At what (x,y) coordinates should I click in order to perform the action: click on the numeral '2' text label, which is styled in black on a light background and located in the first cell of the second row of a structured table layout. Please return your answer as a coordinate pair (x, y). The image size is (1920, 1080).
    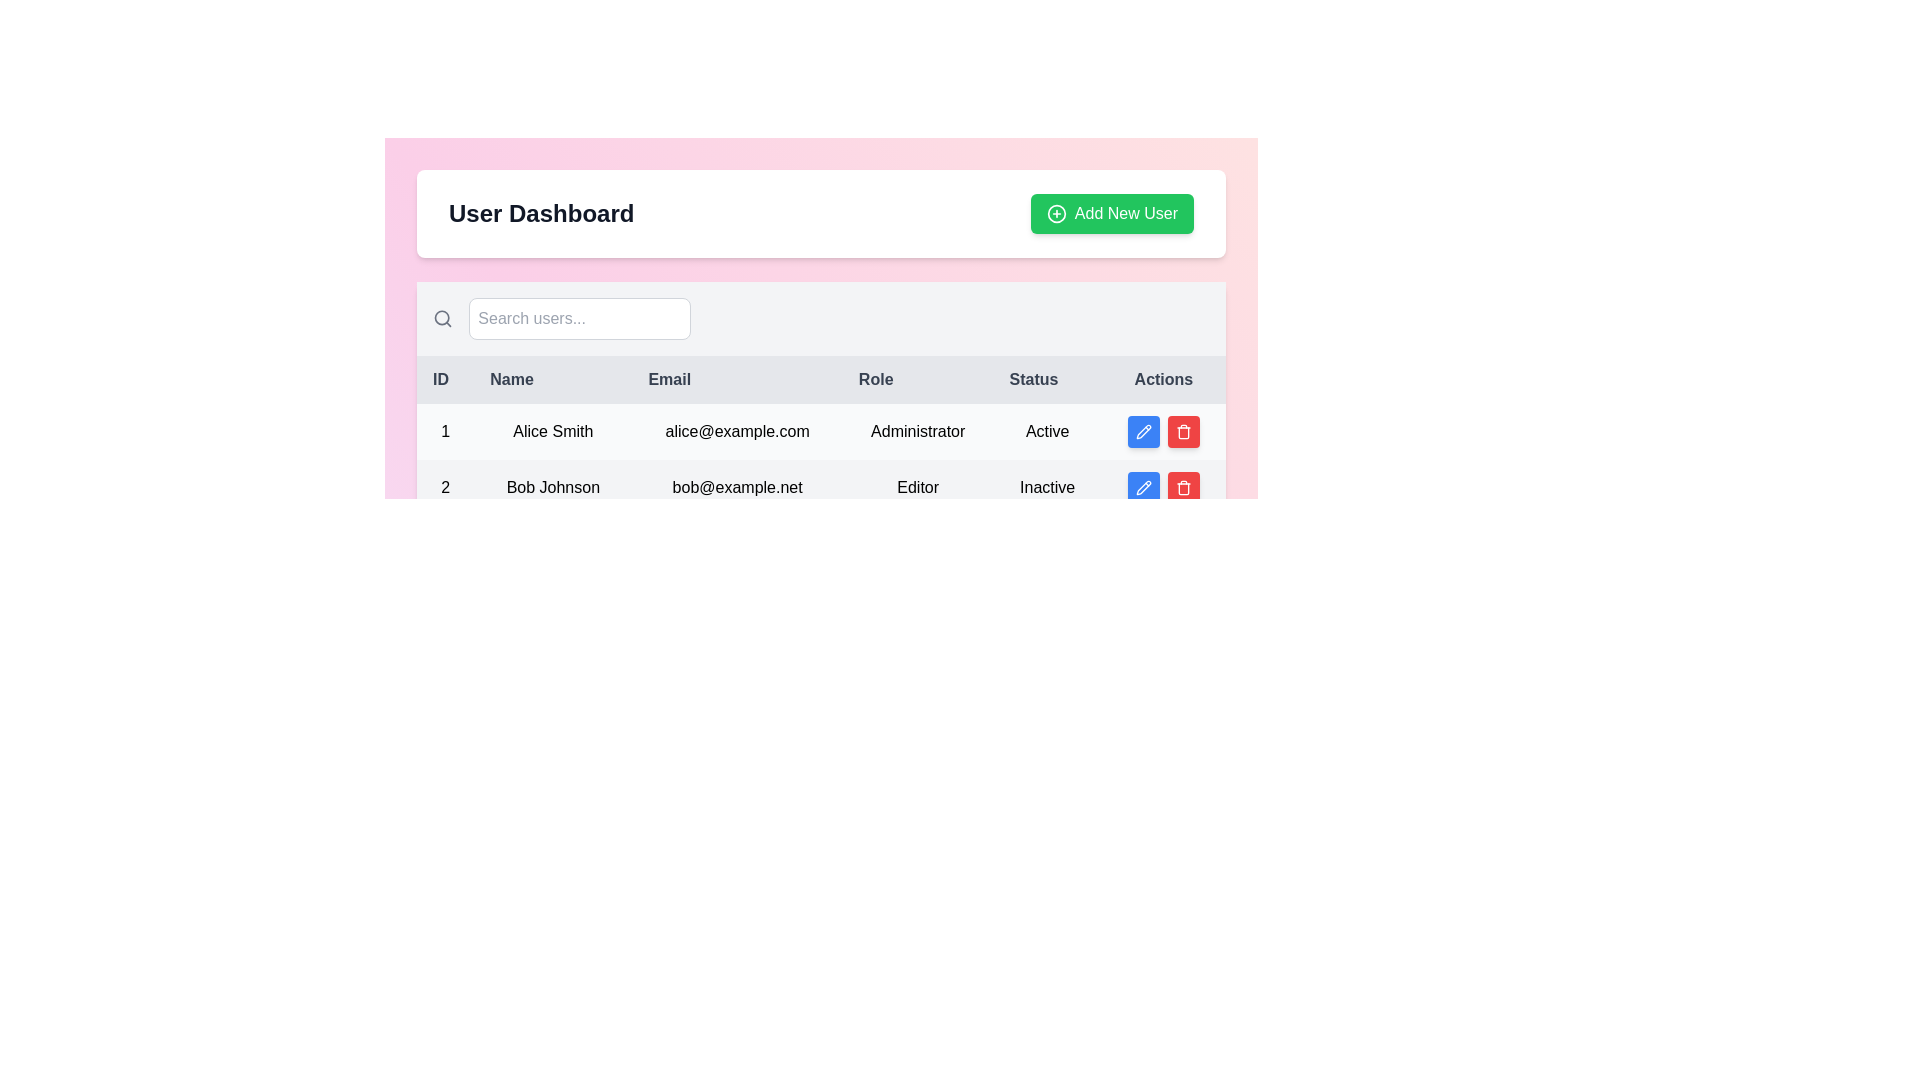
    Looking at the image, I should click on (444, 488).